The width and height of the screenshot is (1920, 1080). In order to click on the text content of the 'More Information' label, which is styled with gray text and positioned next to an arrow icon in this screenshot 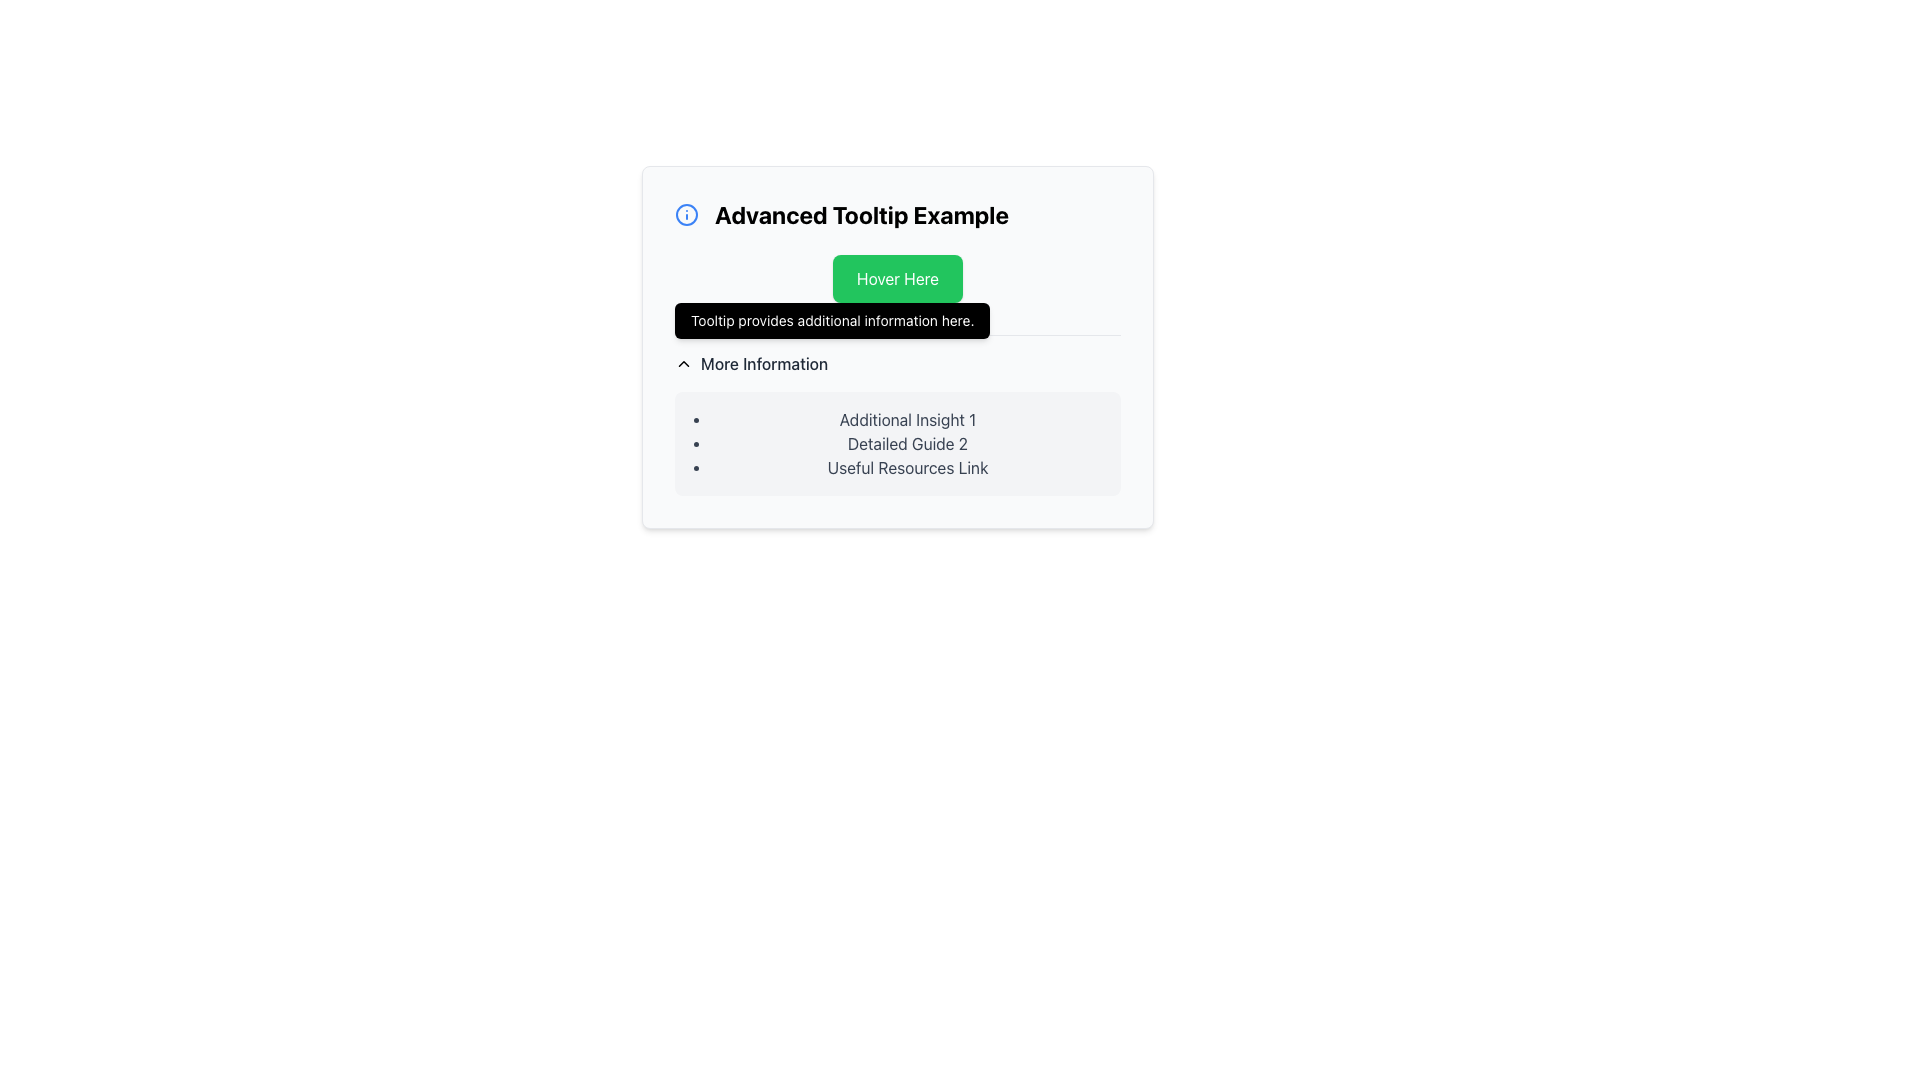, I will do `click(763, 363)`.